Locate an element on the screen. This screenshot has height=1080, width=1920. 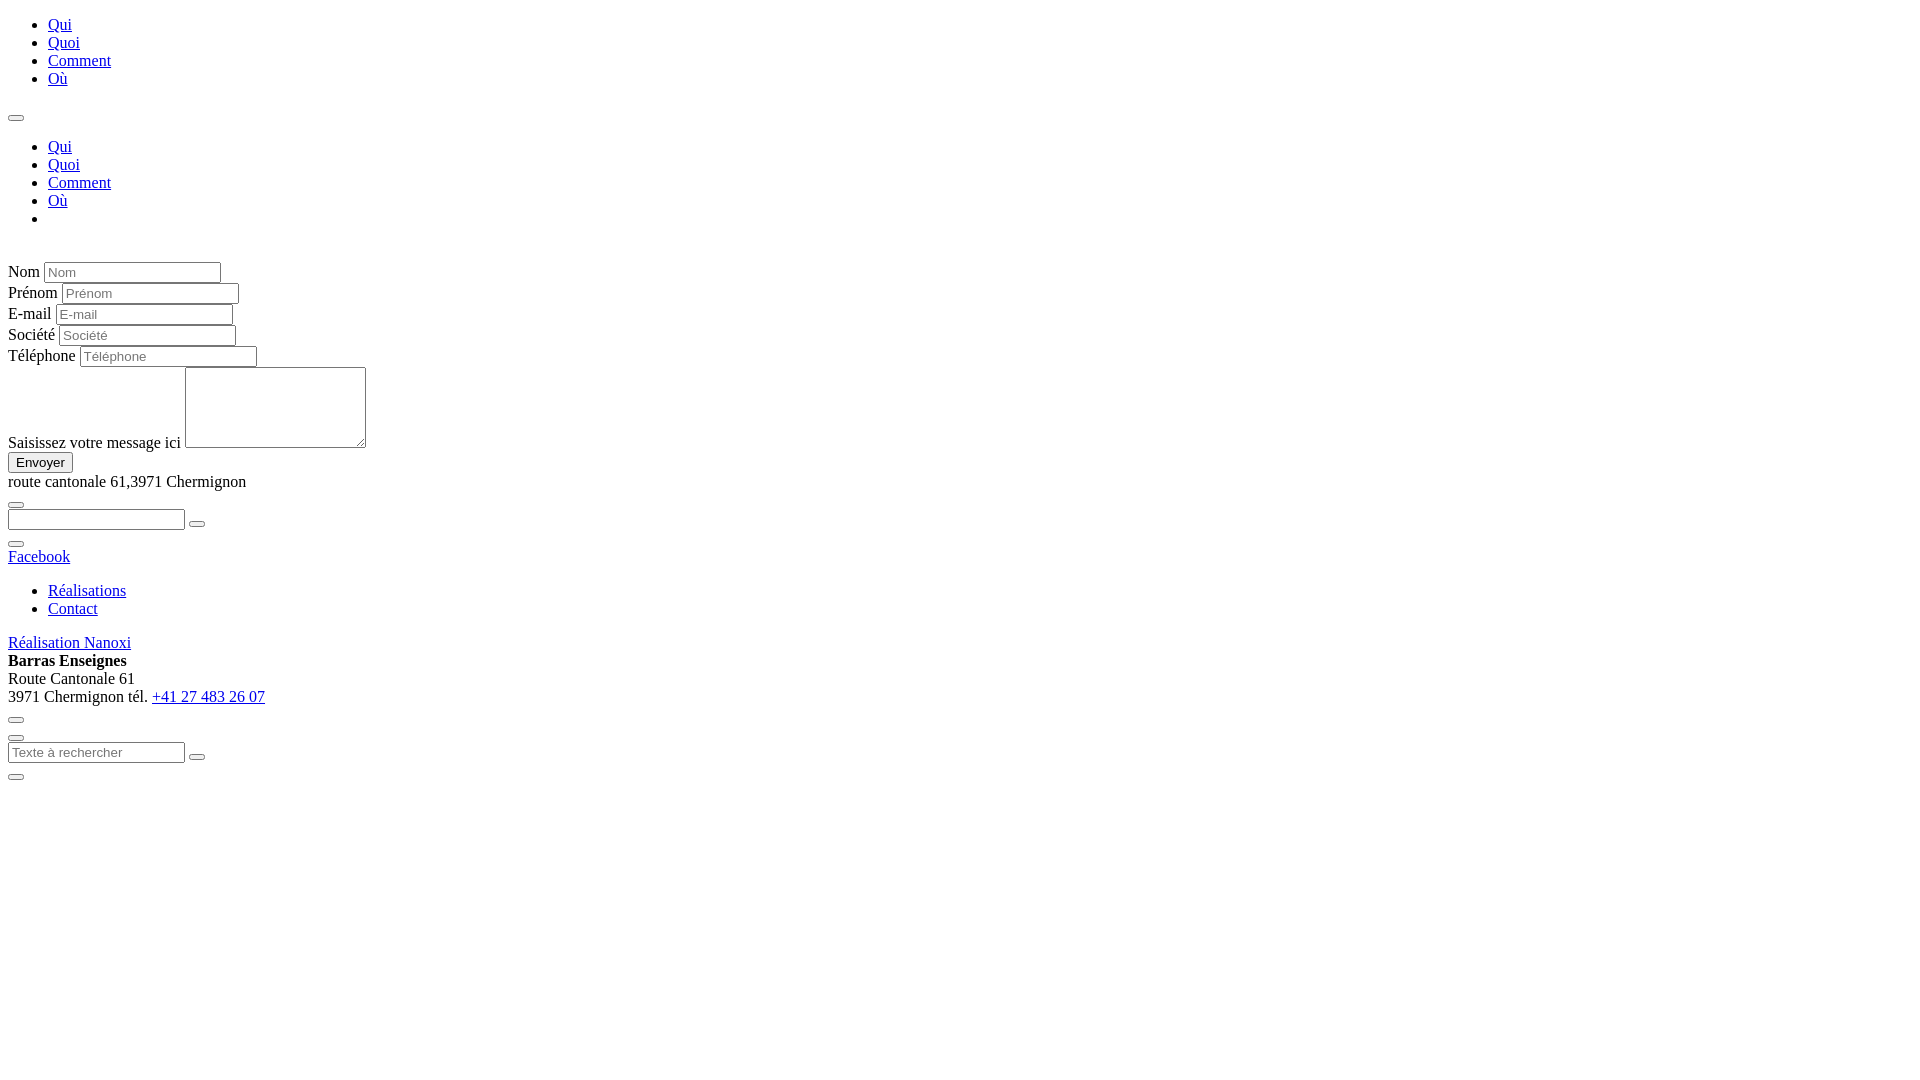
'fermer' is located at coordinates (15, 543).